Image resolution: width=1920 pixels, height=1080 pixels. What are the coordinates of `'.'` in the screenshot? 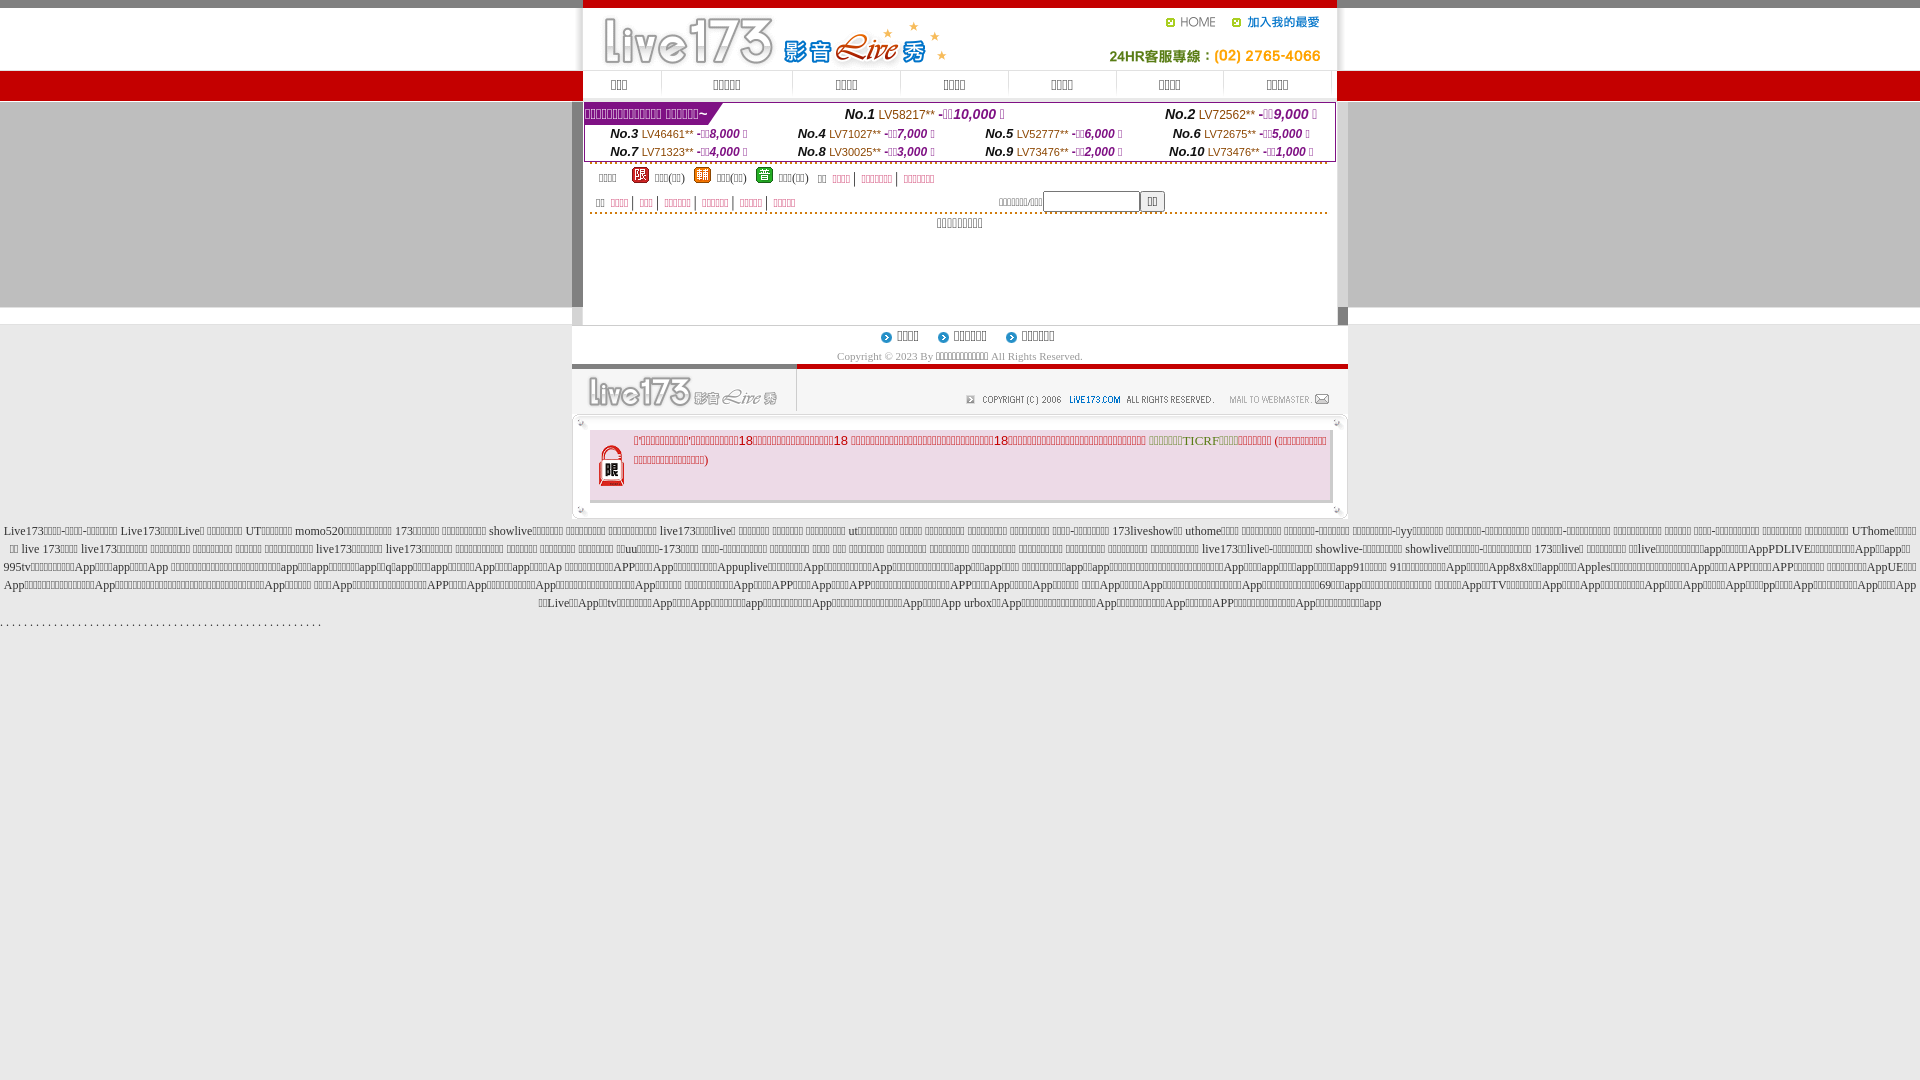 It's located at (274, 620).